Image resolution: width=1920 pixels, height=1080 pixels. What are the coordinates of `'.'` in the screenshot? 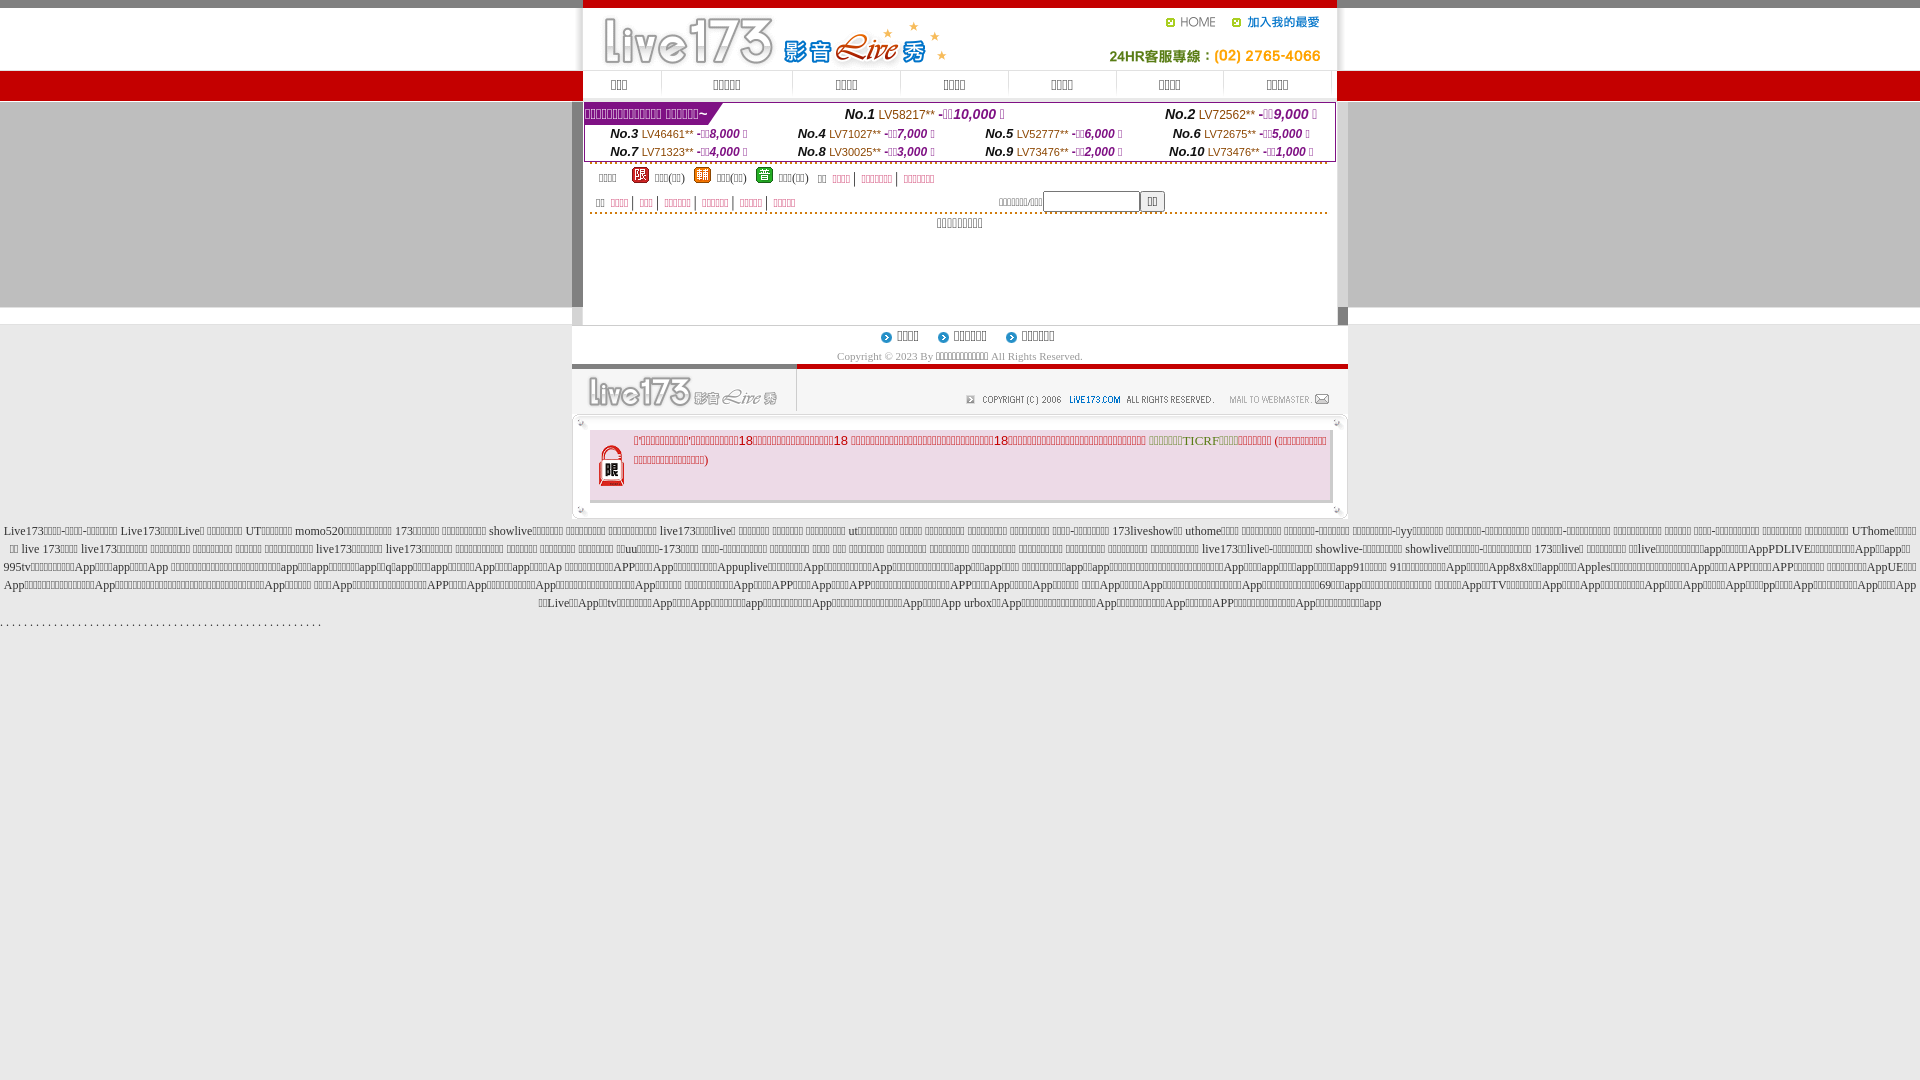 It's located at (274, 620).